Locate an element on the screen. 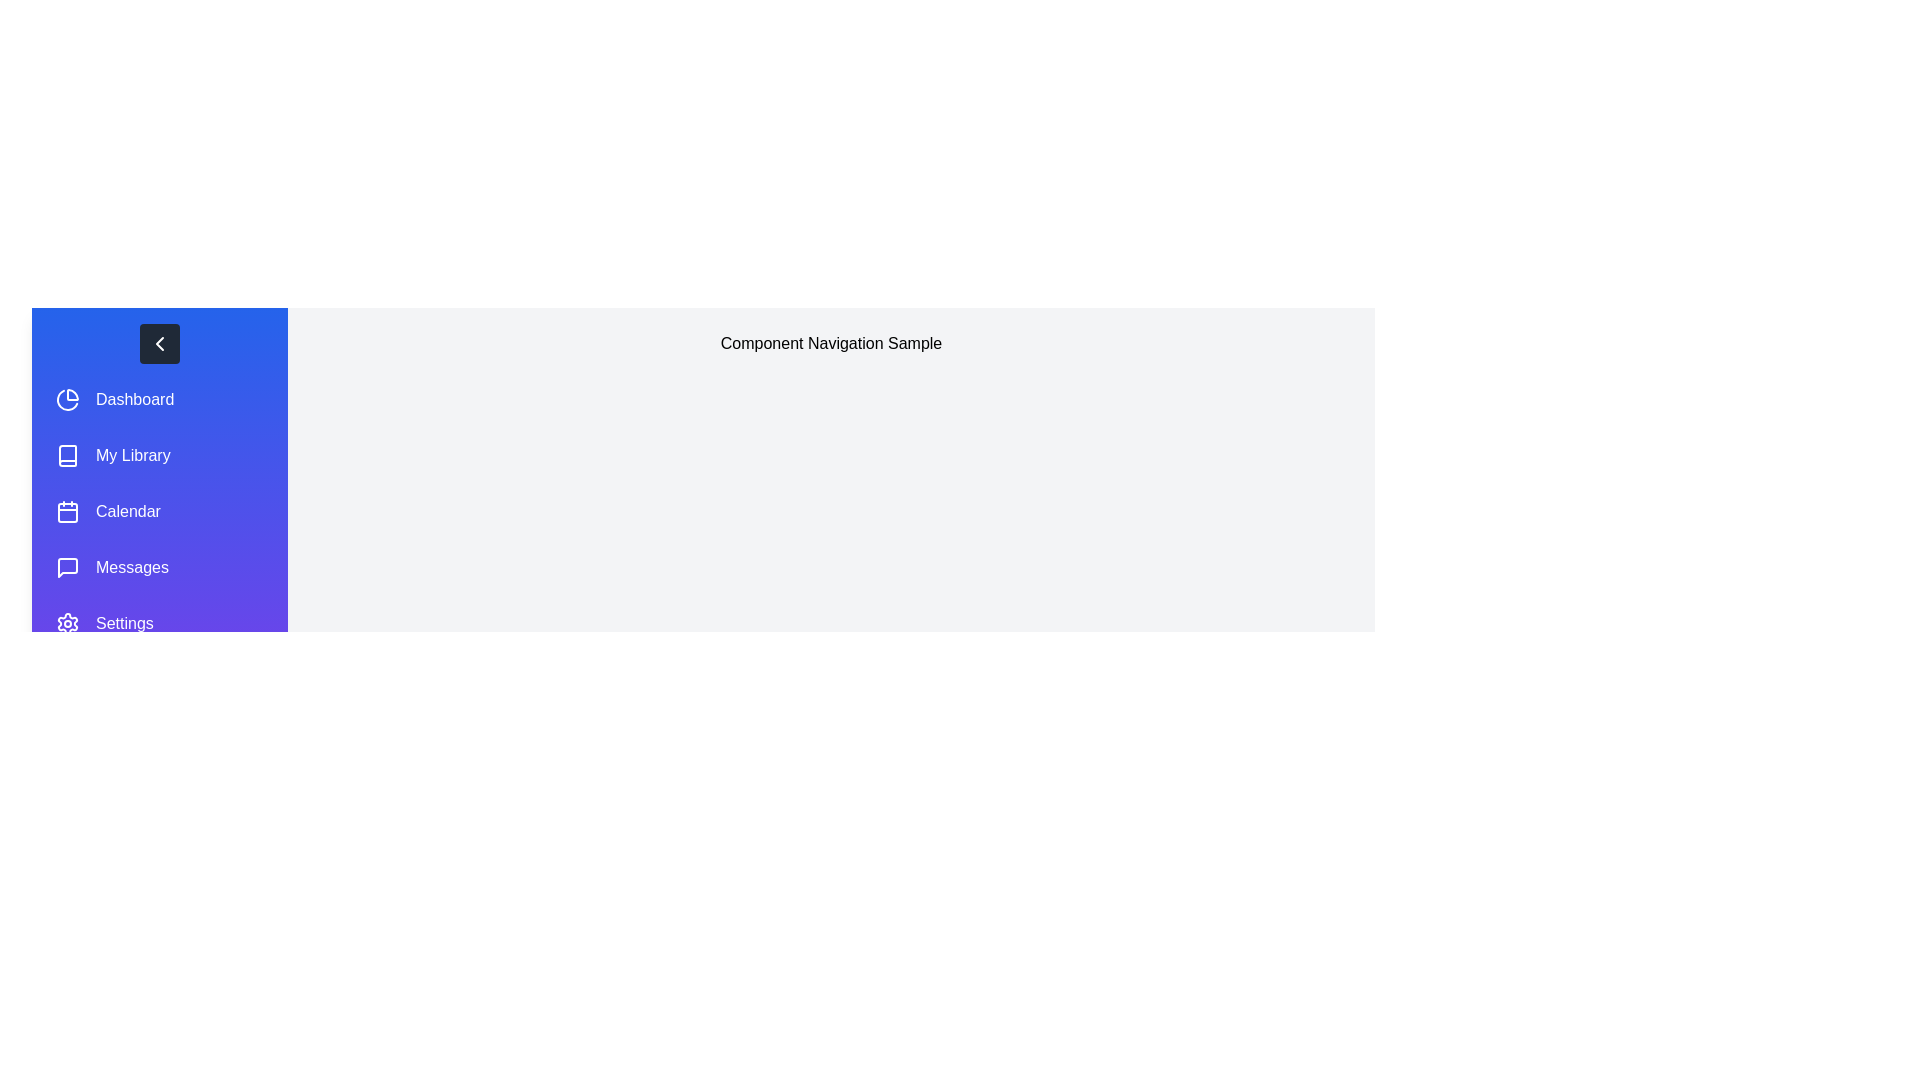 This screenshot has width=1920, height=1080. the menu item Messages from the navigation panel is located at coordinates (158, 567).